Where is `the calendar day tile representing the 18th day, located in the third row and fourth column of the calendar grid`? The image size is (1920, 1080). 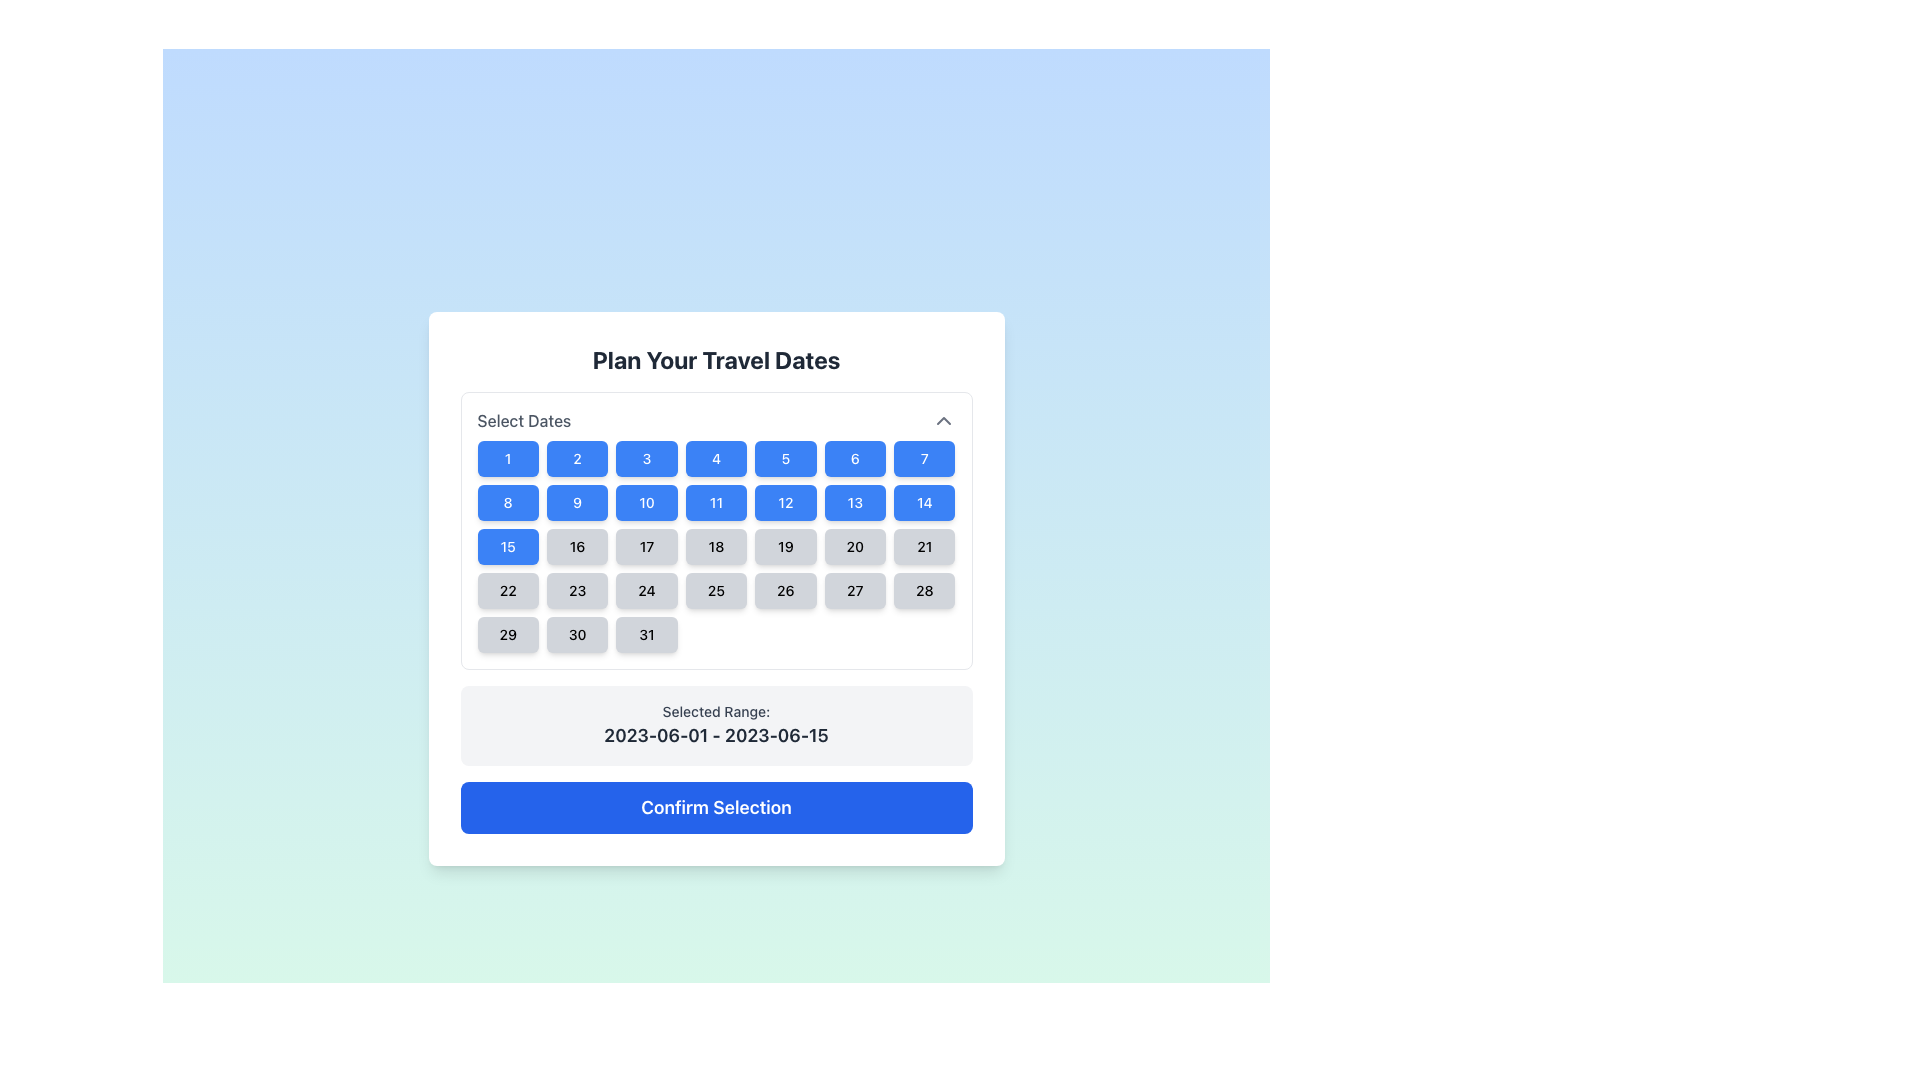 the calendar day tile representing the 18th day, located in the third row and fourth column of the calendar grid is located at coordinates (716, 530).